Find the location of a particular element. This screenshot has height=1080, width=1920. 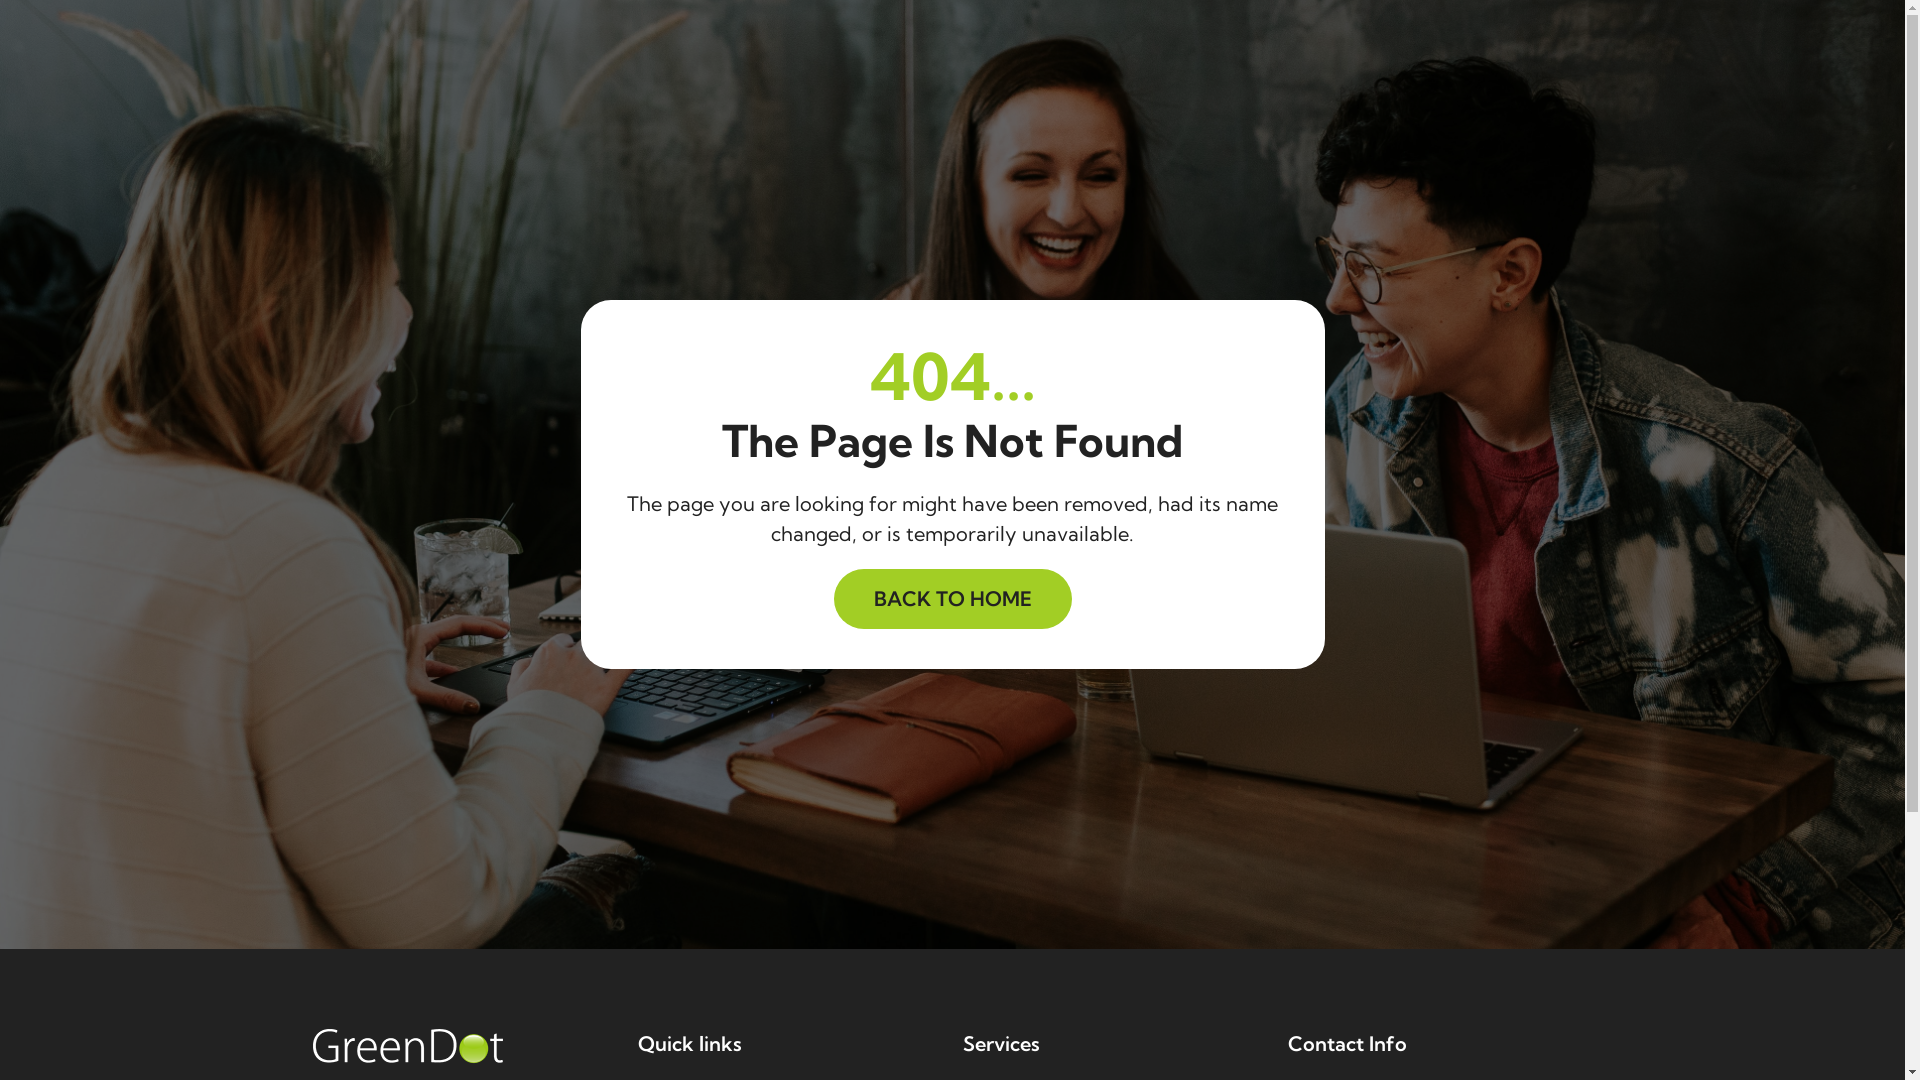

'BACK TO HOME' is located at coordinates (952, 597).